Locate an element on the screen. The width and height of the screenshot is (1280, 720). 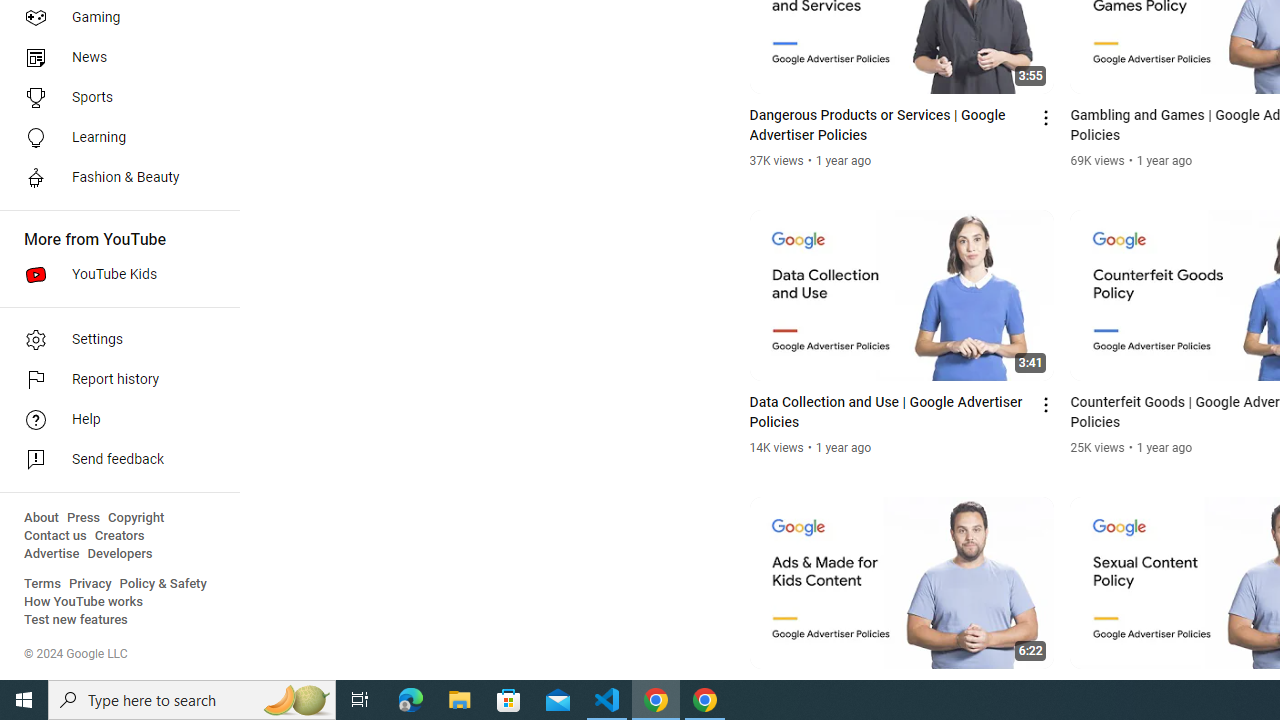
'About' is located at coordinates (41, 517).